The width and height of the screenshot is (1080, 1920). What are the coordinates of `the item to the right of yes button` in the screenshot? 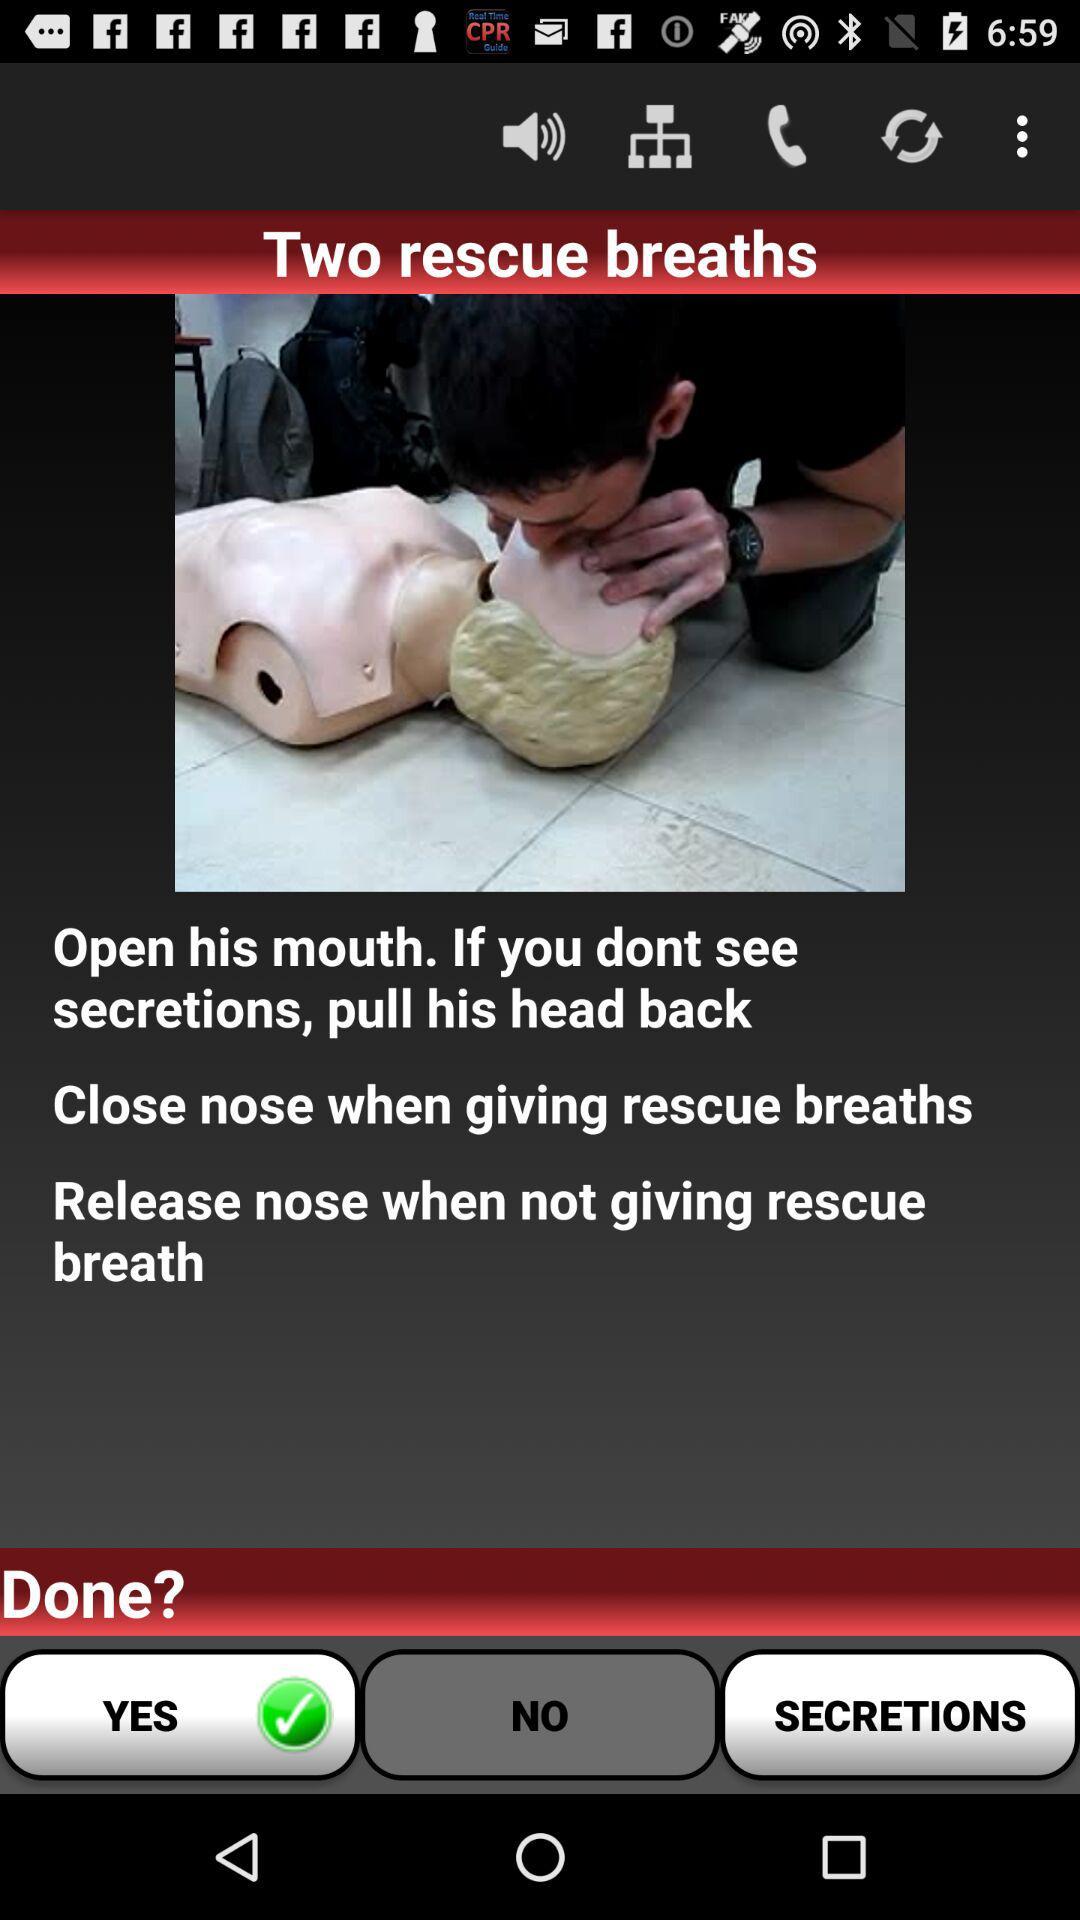 It's located at (540, 1713).